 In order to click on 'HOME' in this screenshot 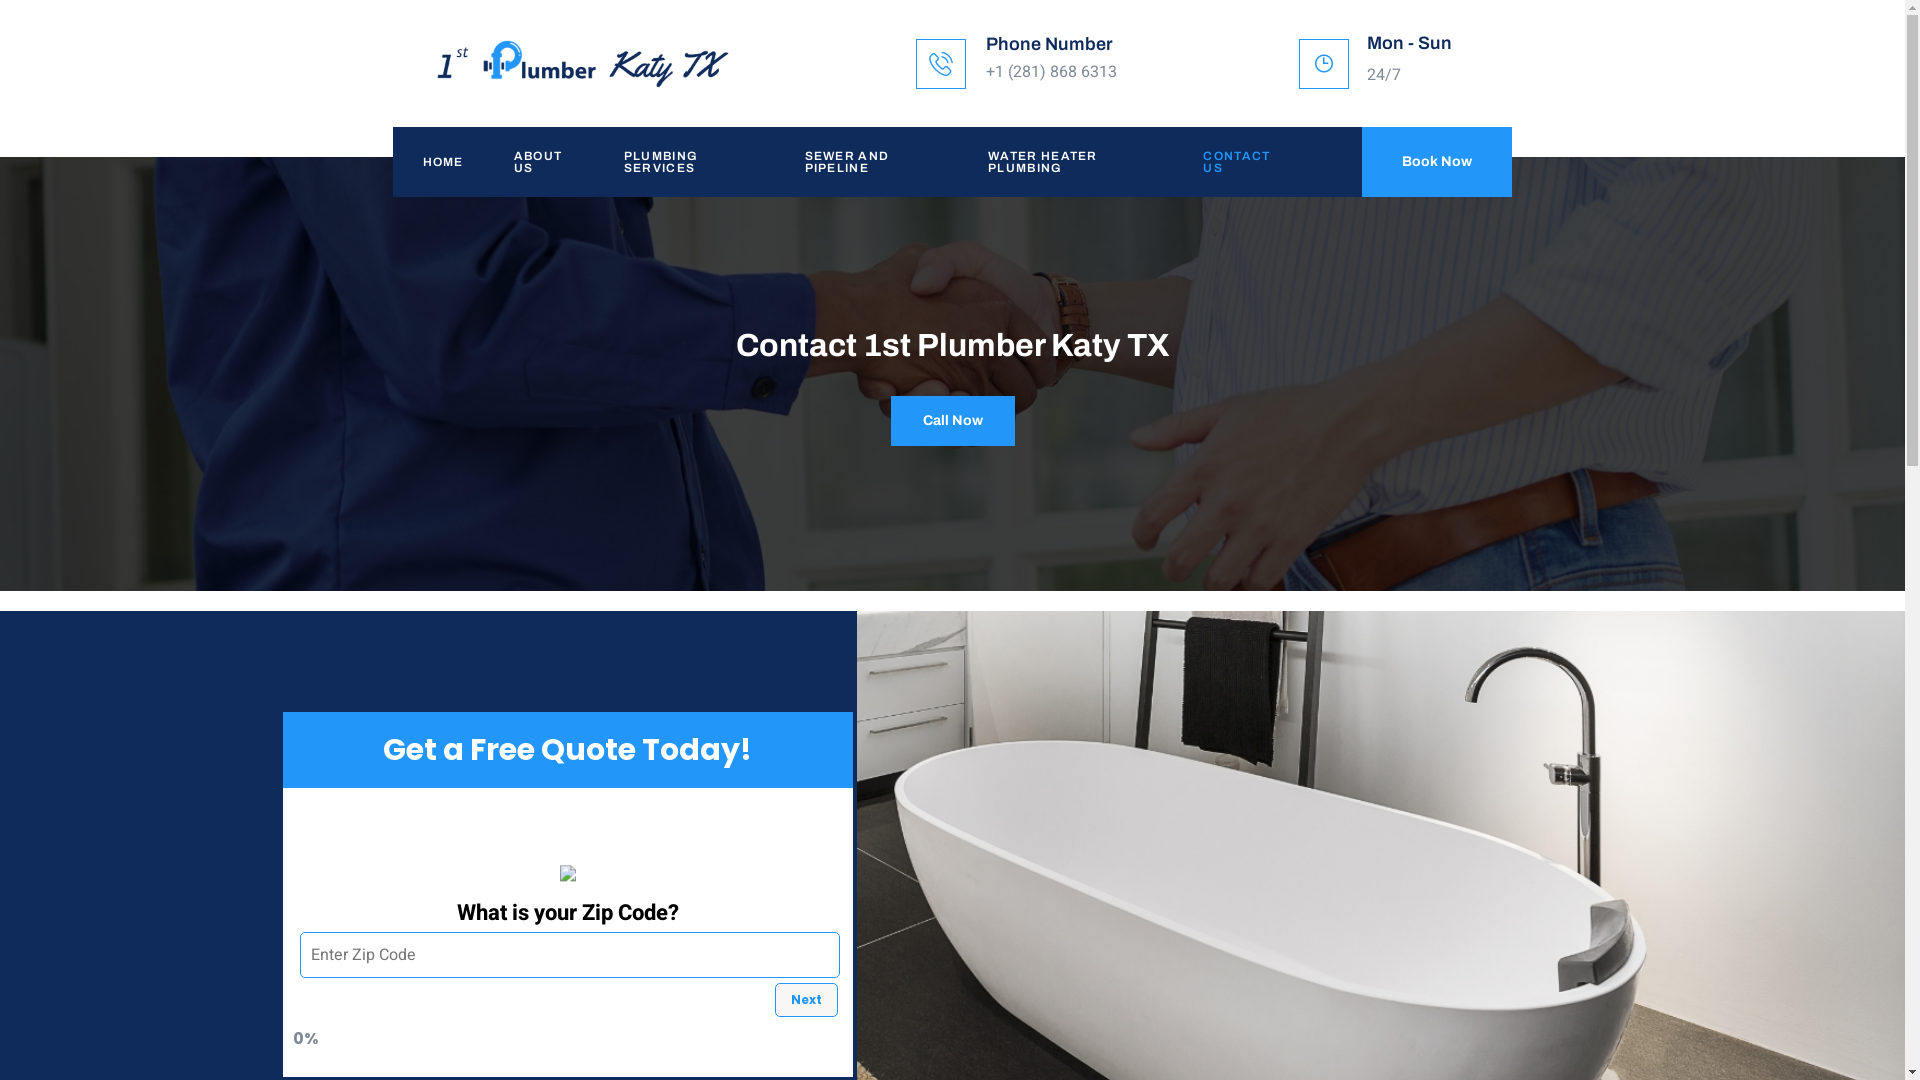, I will do `click(392, 161)`.